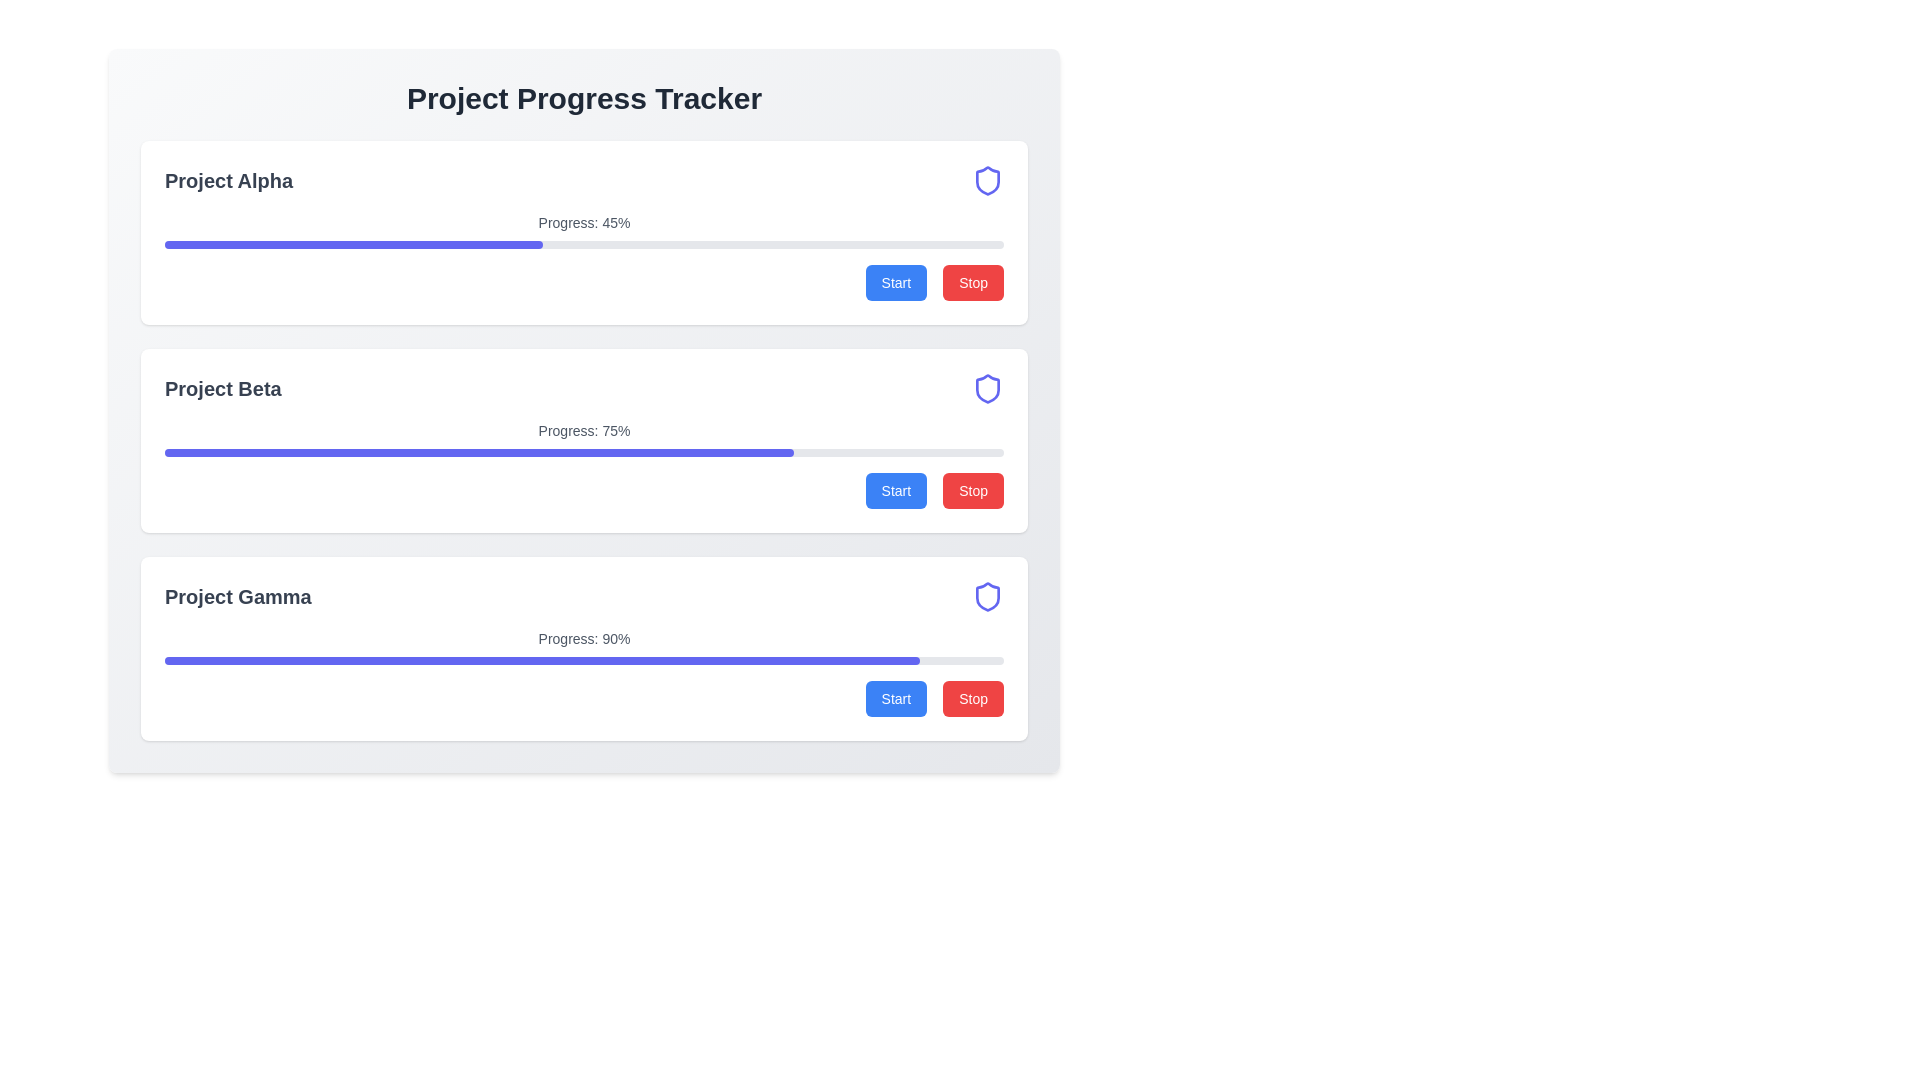 The width and height of the screenshot is (1920, 1080). What do you see at coordinates (583, 231) in the screenshot?
I see `the 'Project Alpha' card, which is the first card in a stacked list of project cards` at bounding box center [583, 231].